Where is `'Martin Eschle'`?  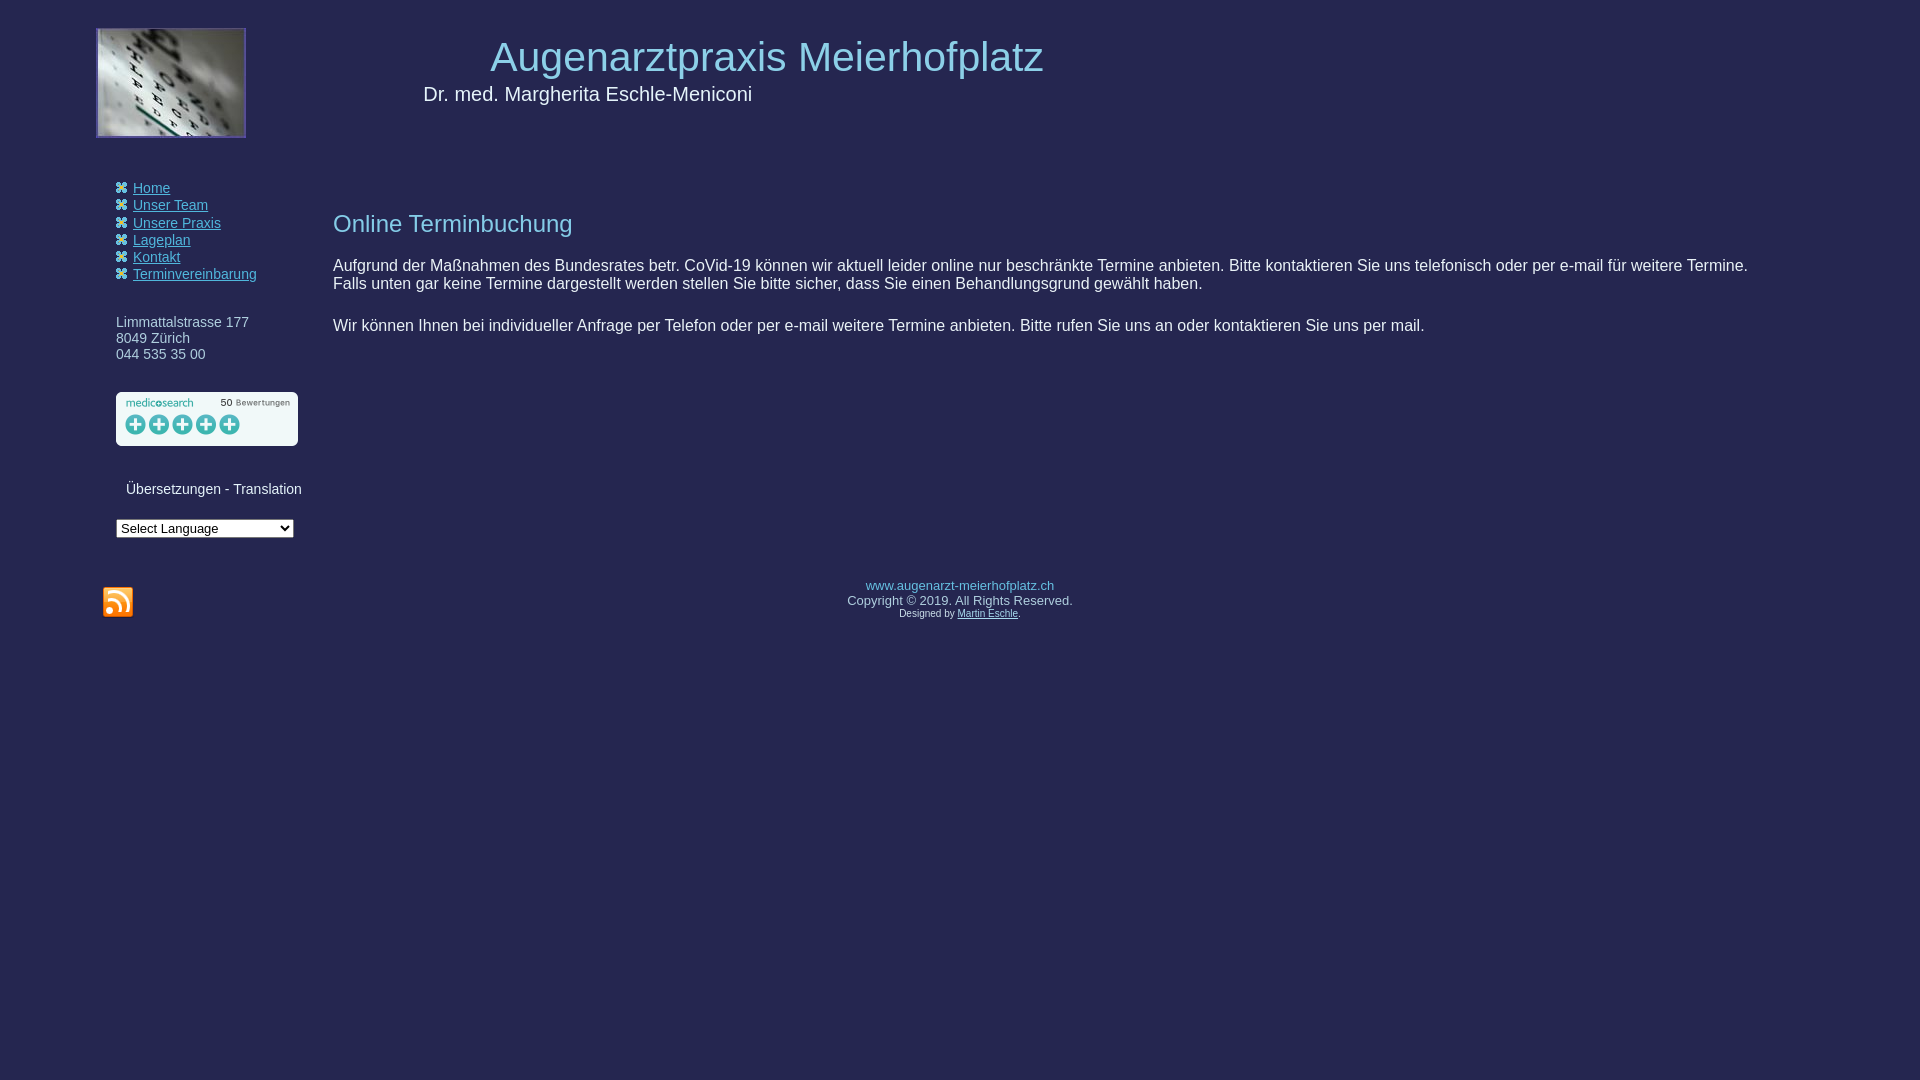
'Martin Eschle' is located at coordinates (957, 612).